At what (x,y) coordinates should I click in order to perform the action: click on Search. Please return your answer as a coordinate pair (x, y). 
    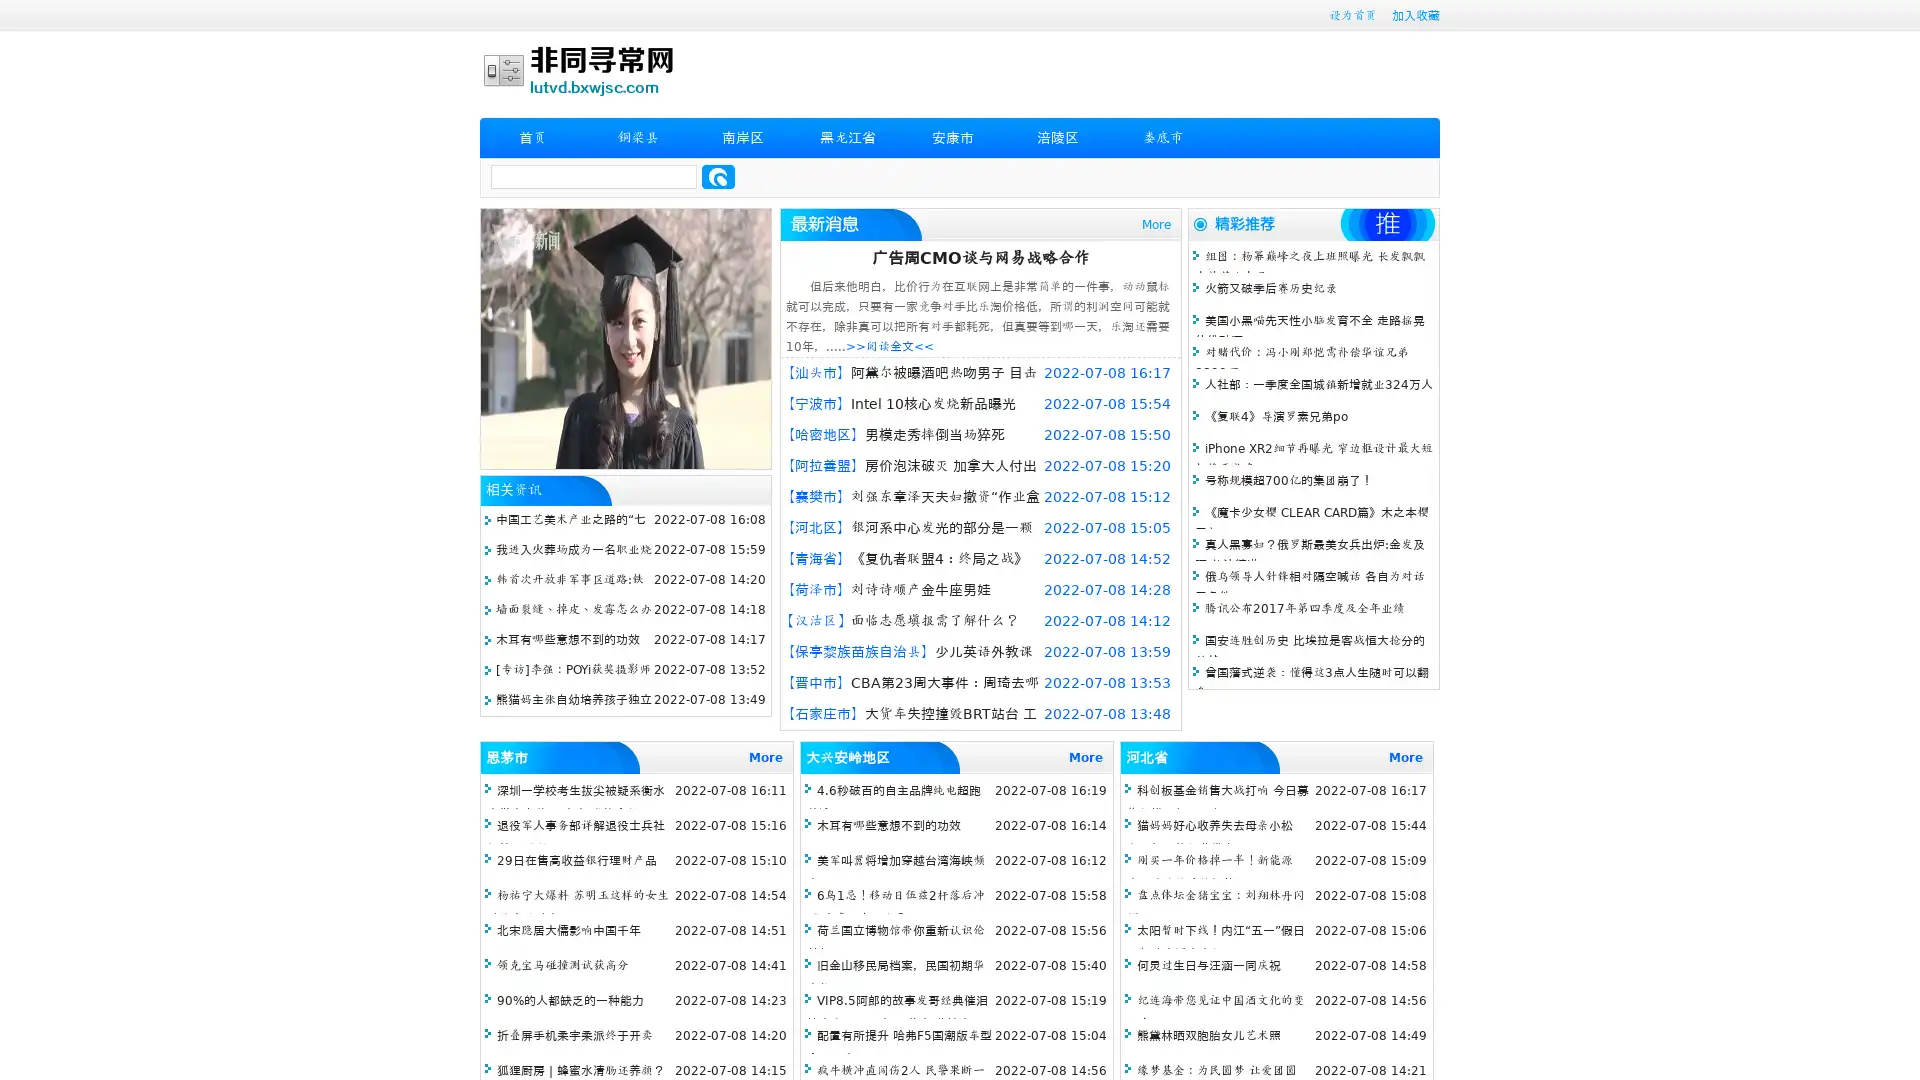
    Looking at the image, I should click on (718, 176).